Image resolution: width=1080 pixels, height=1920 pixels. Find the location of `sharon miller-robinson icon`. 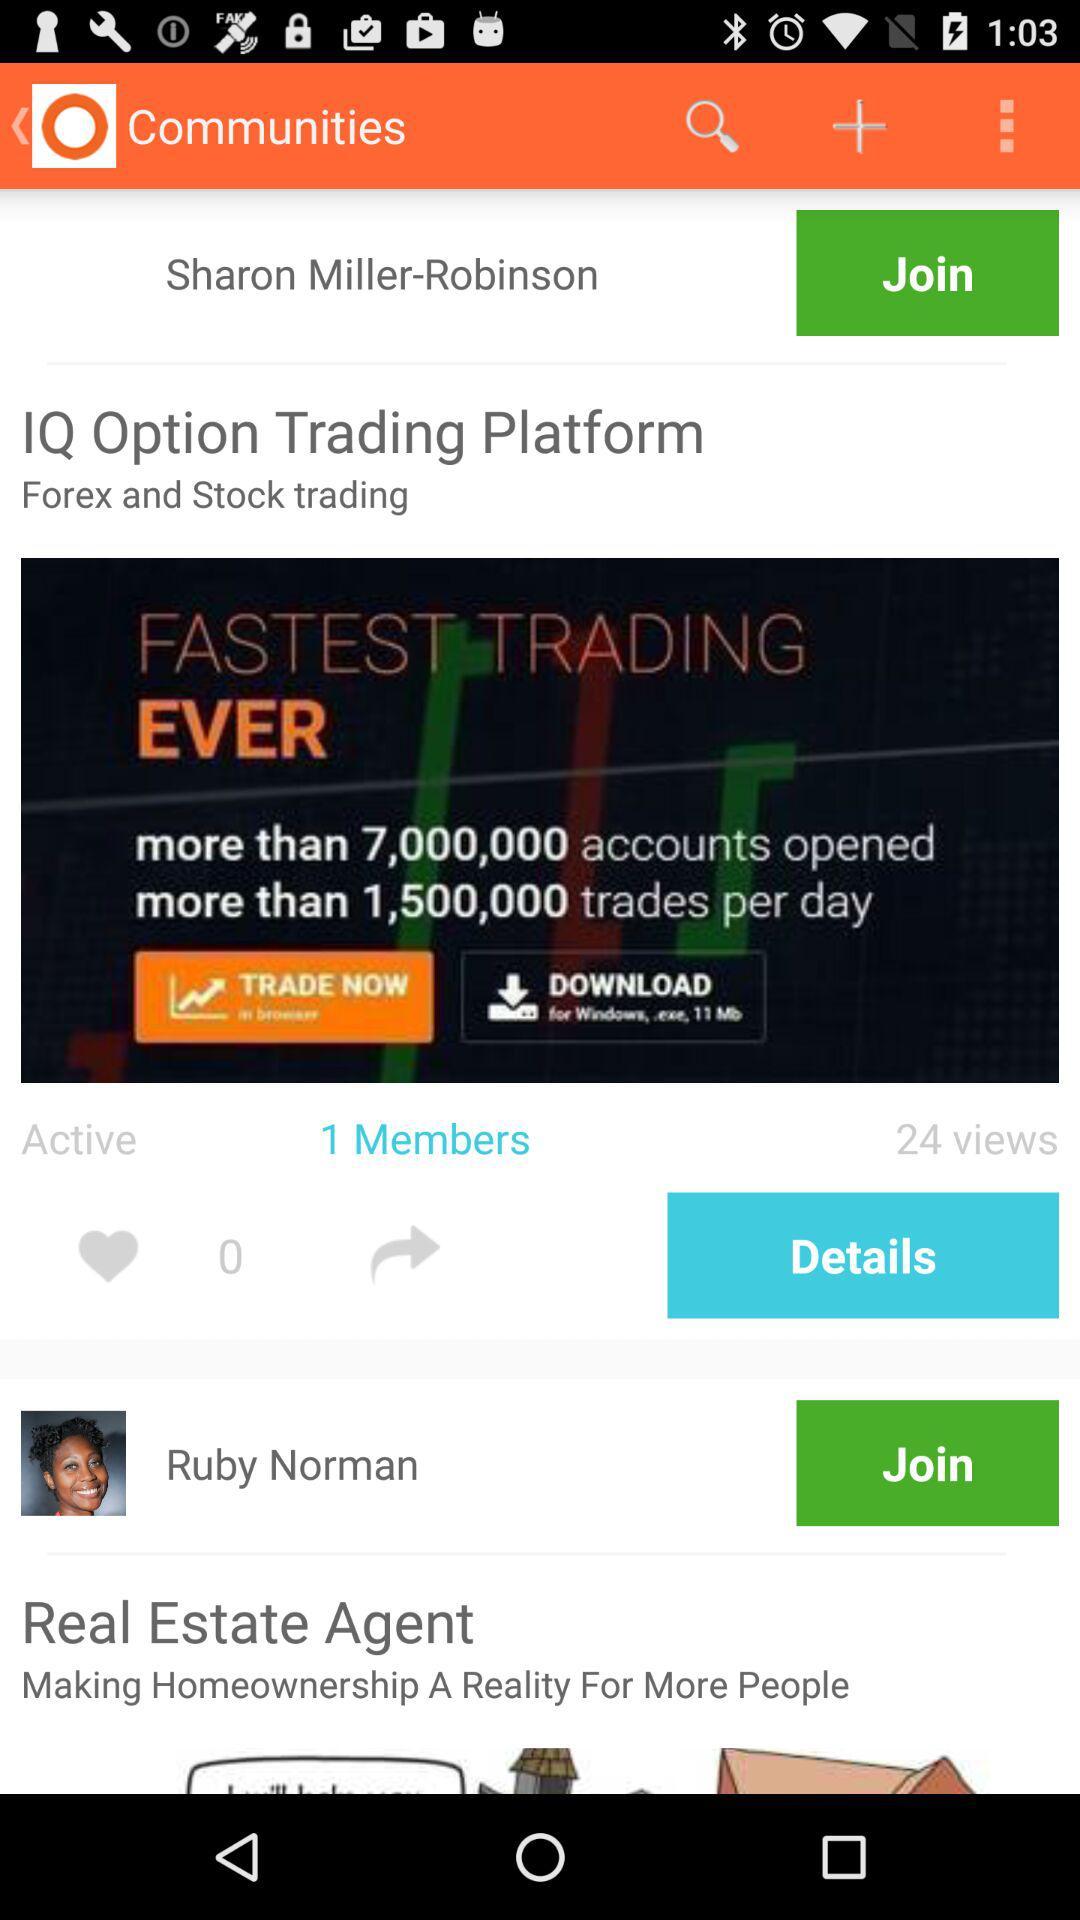

sharon miller-robinson icon is located at coordinates (382, 272).